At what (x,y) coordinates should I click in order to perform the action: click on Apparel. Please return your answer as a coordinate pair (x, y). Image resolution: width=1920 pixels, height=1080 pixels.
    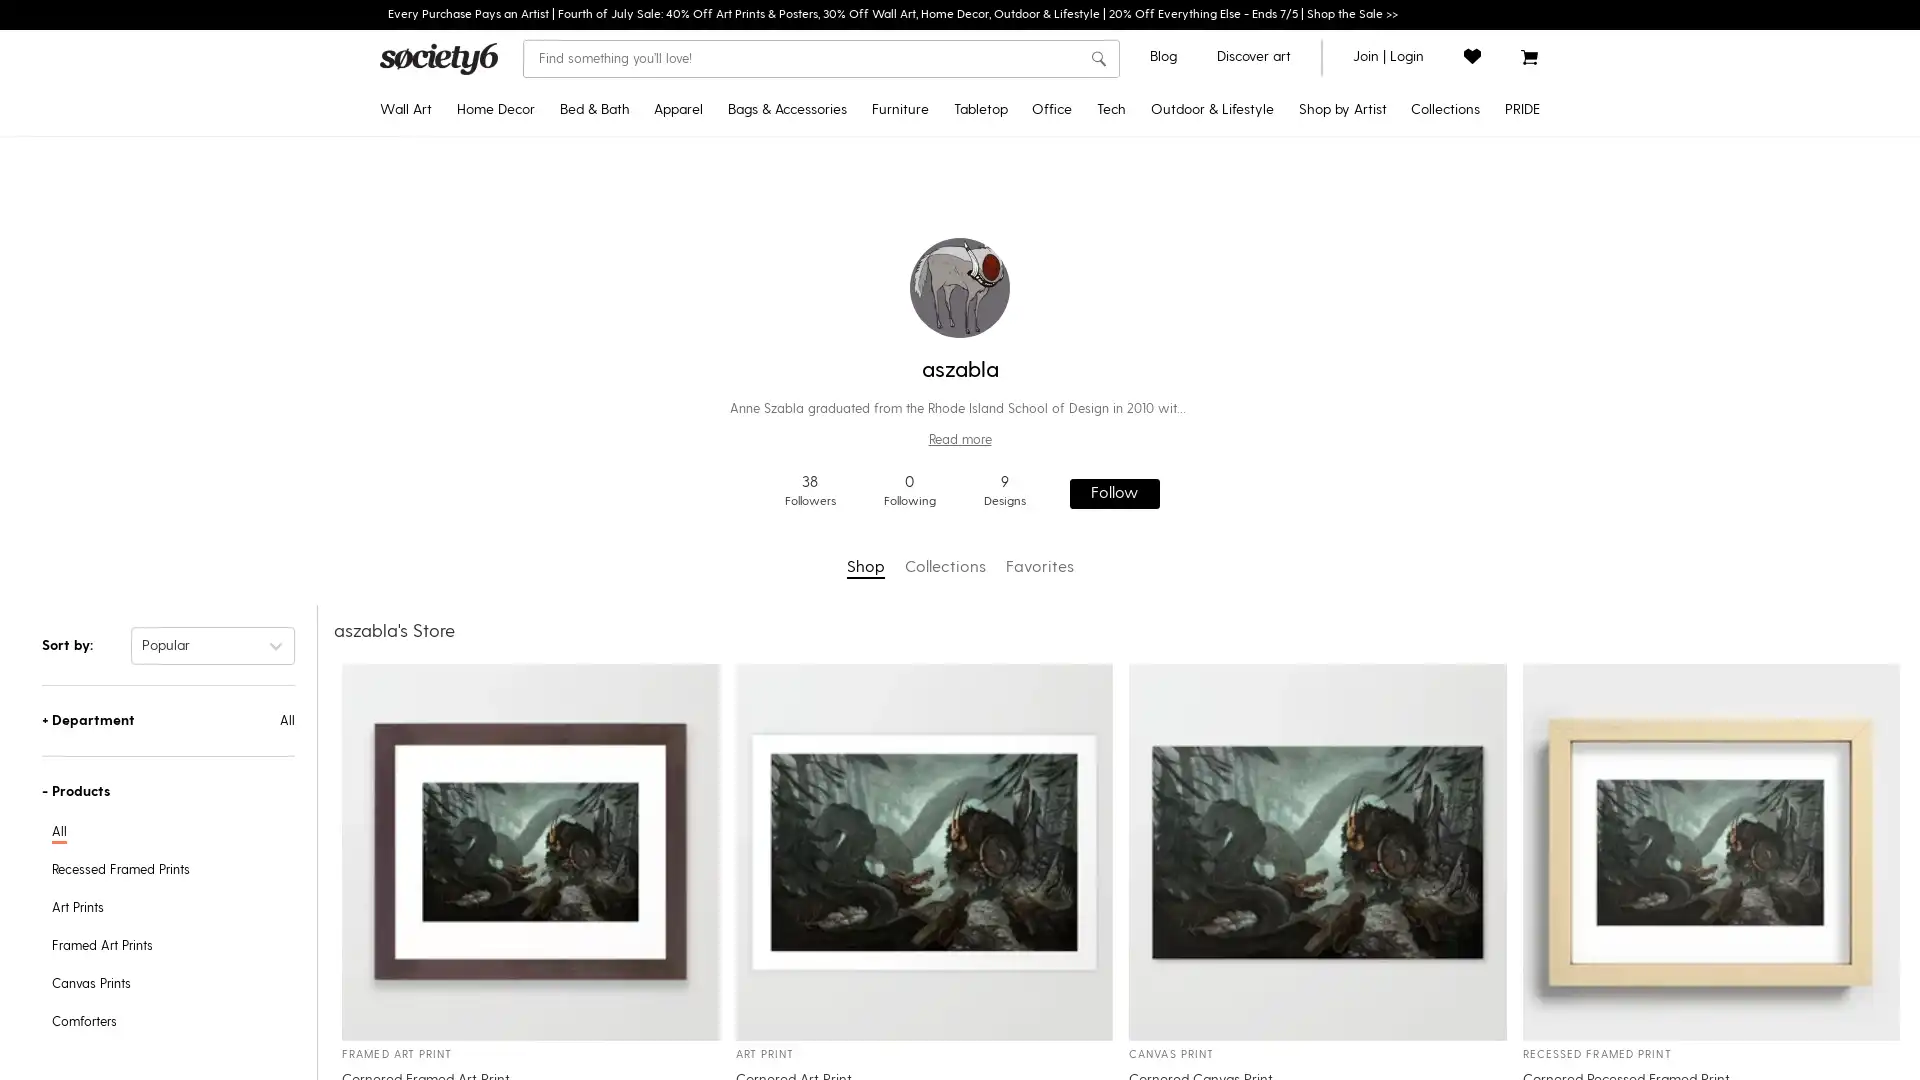
    Looking at the image, I should click on (678, 110).